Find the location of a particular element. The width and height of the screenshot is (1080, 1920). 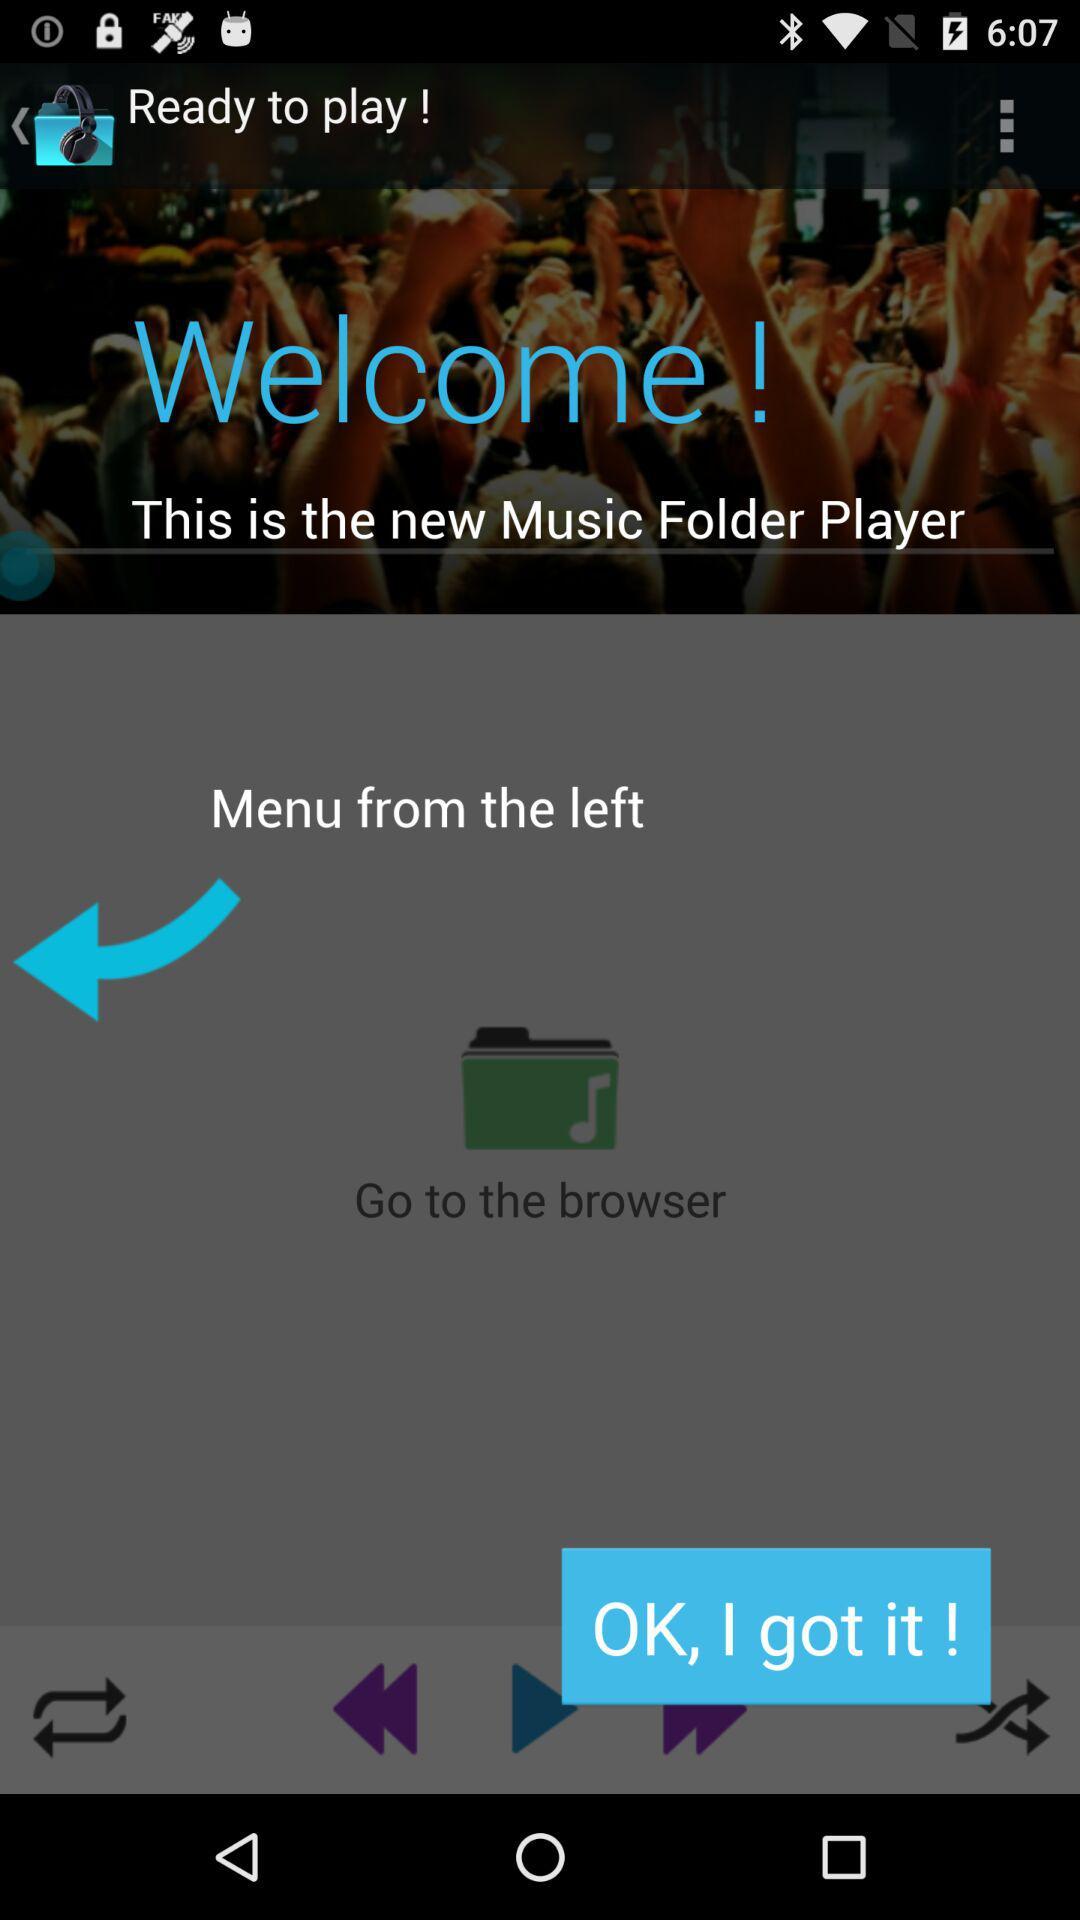

the av_rewind icon is located at coordinates (382, 1830).